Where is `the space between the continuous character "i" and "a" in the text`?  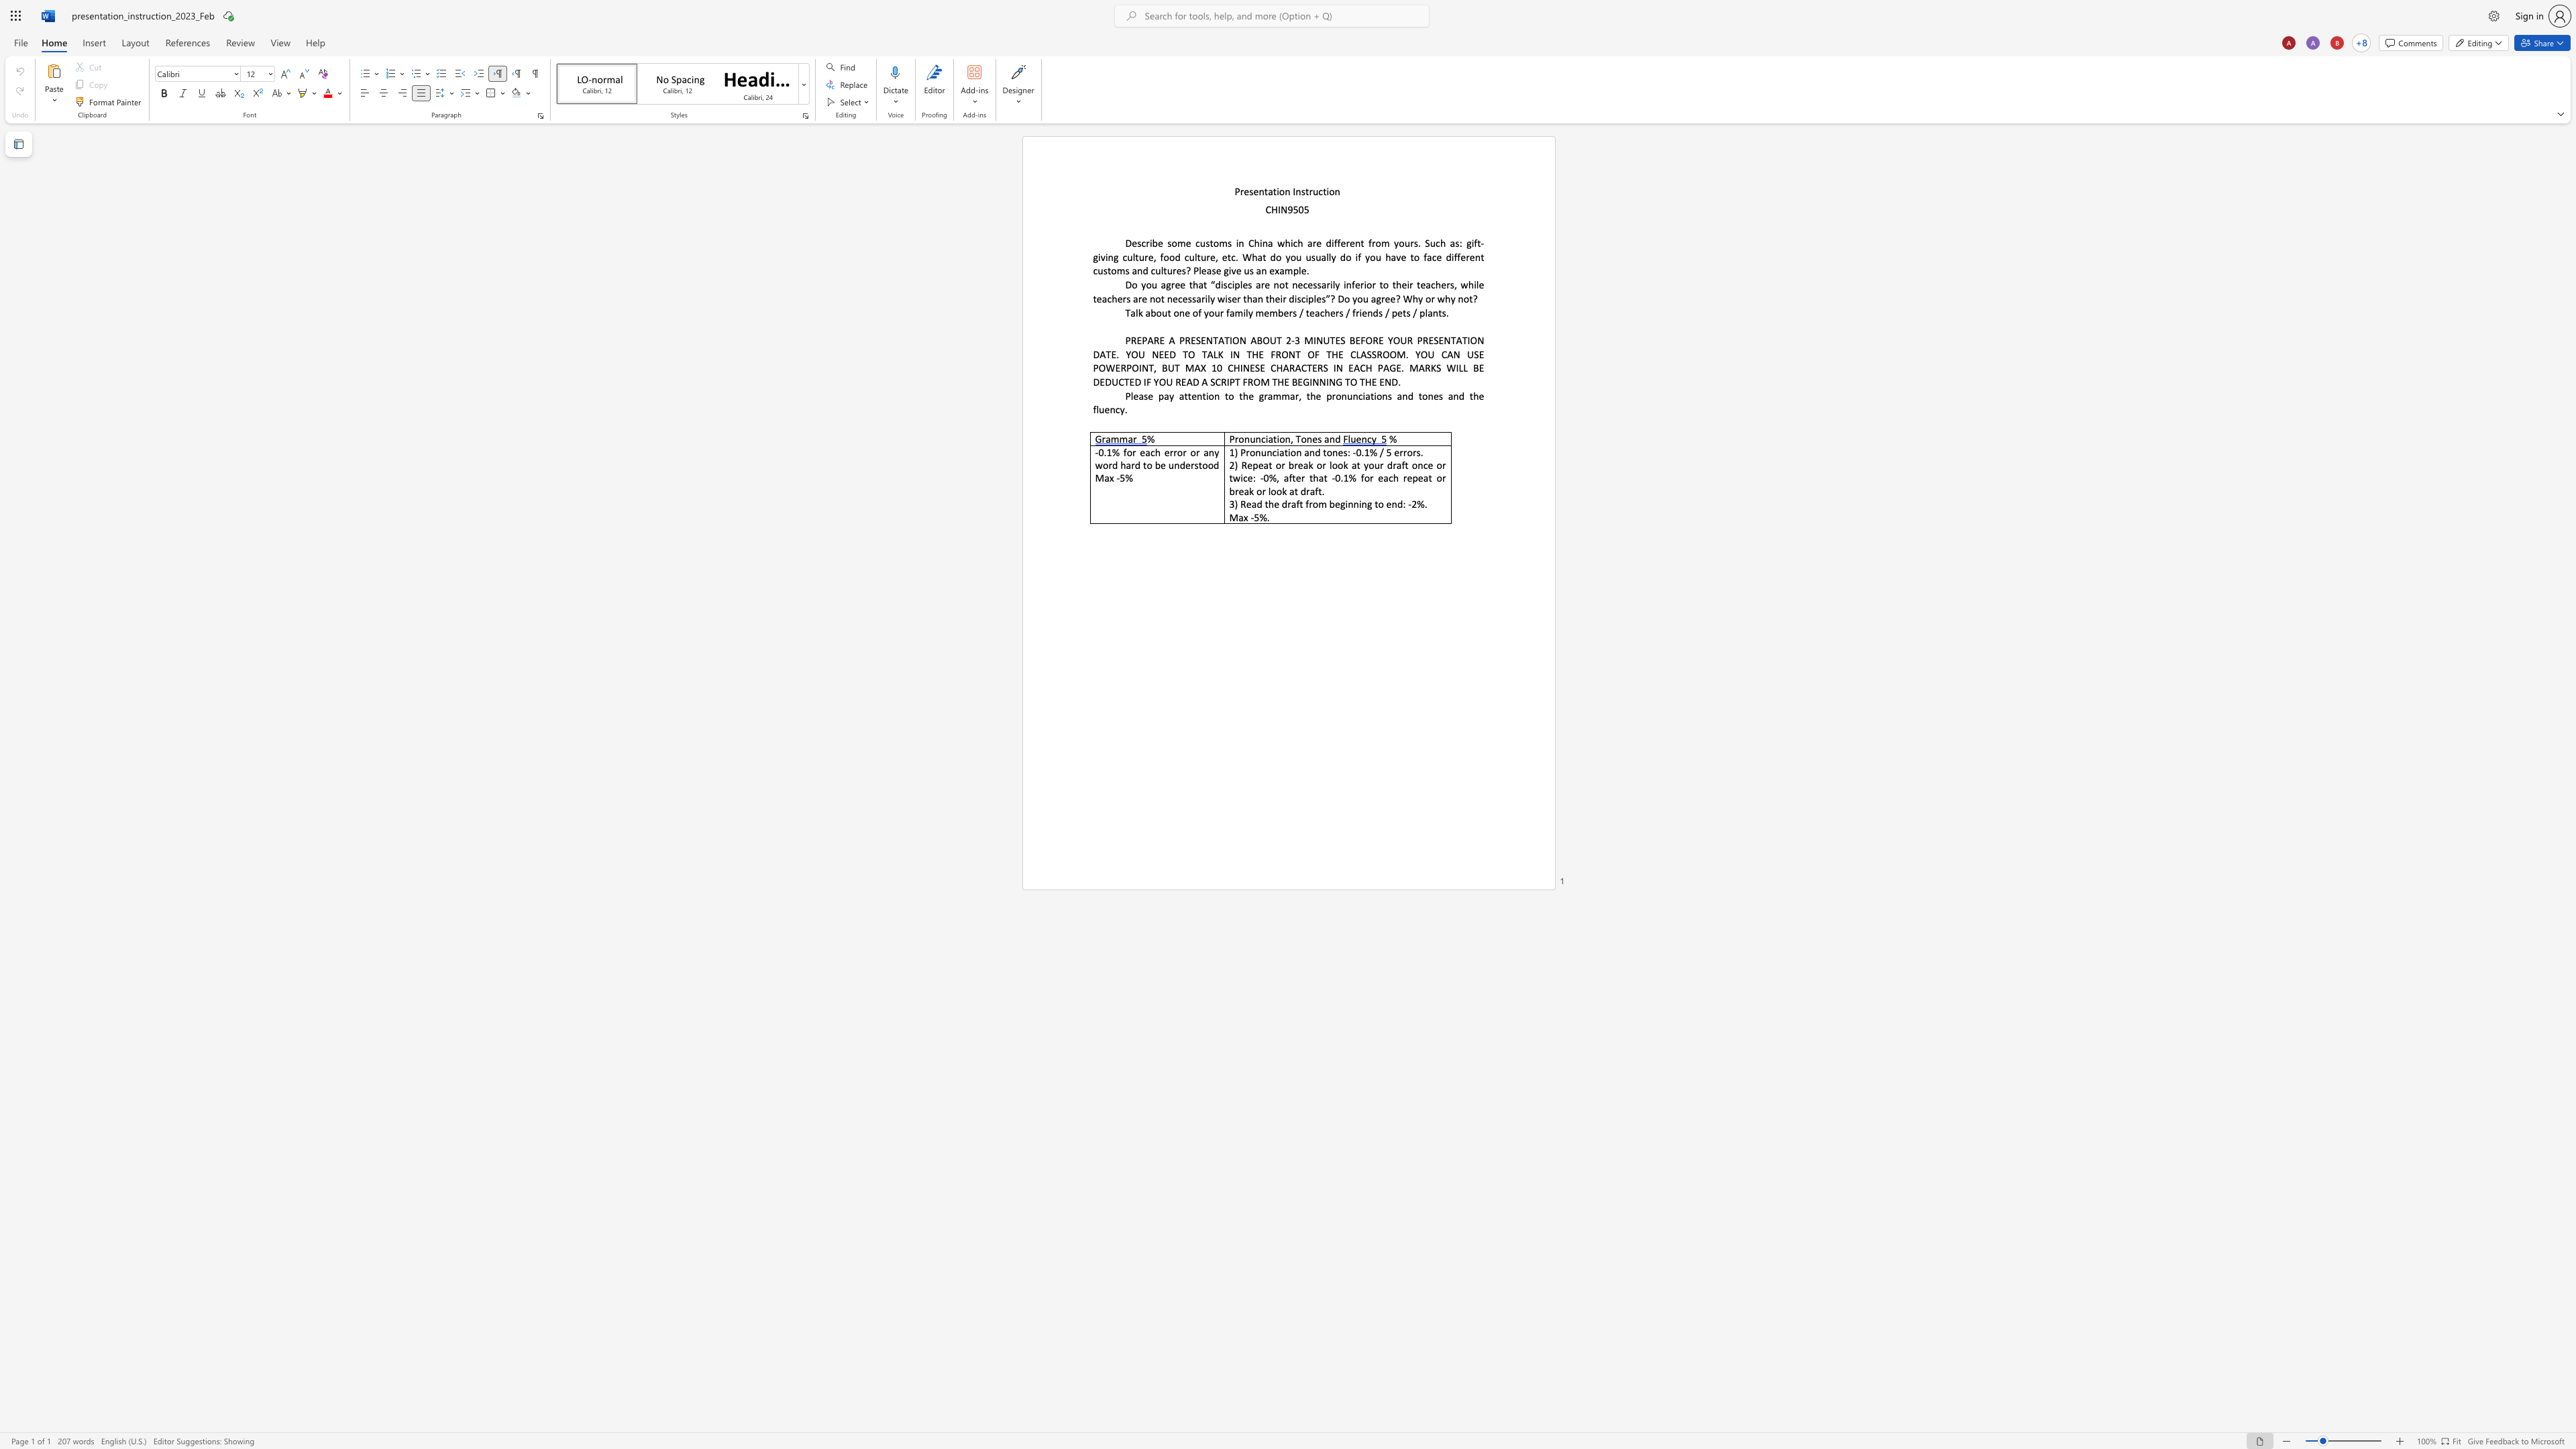
the space between the continuous character "i" and "a" in the text is located at coordinates (1268, 439).